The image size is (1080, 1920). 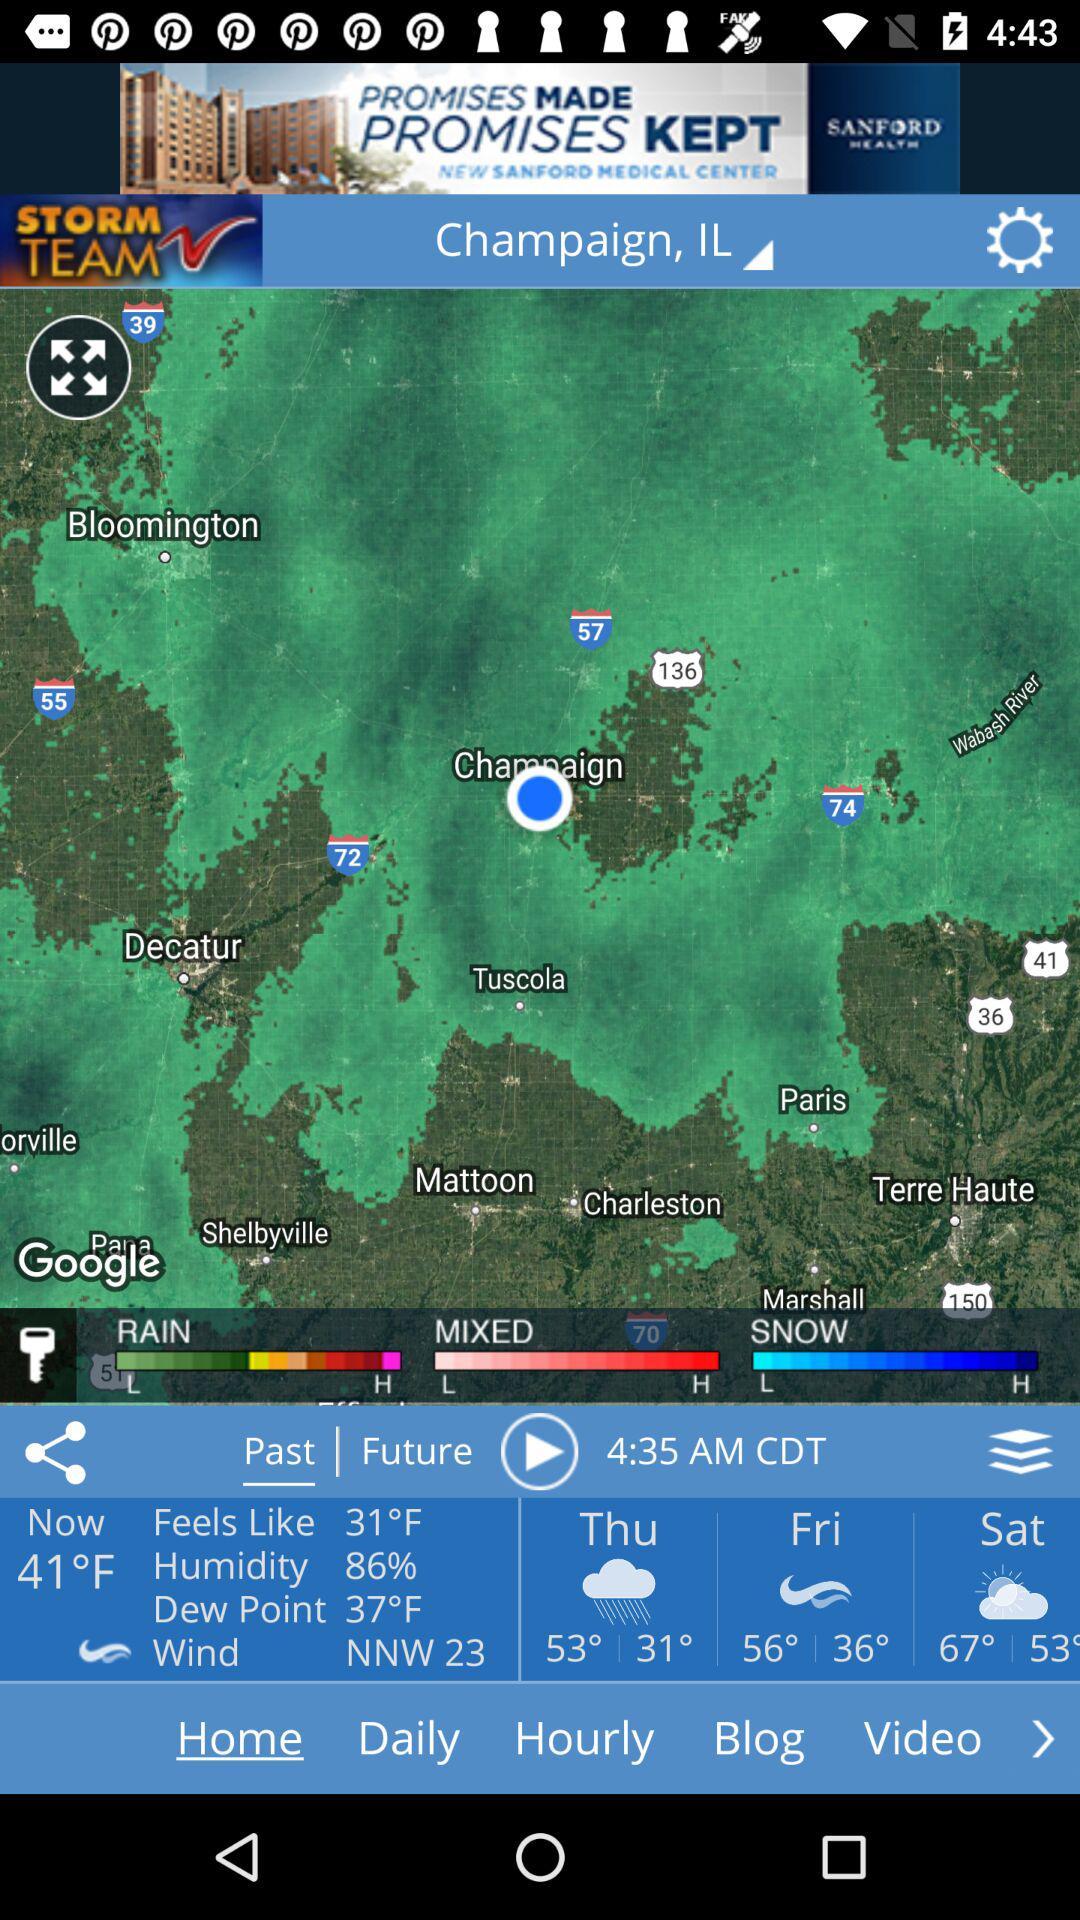 What do you see at coordinates (201, 1737) in the screenshot?
I see `the text left to daily` at bounding box center [201, 1737].